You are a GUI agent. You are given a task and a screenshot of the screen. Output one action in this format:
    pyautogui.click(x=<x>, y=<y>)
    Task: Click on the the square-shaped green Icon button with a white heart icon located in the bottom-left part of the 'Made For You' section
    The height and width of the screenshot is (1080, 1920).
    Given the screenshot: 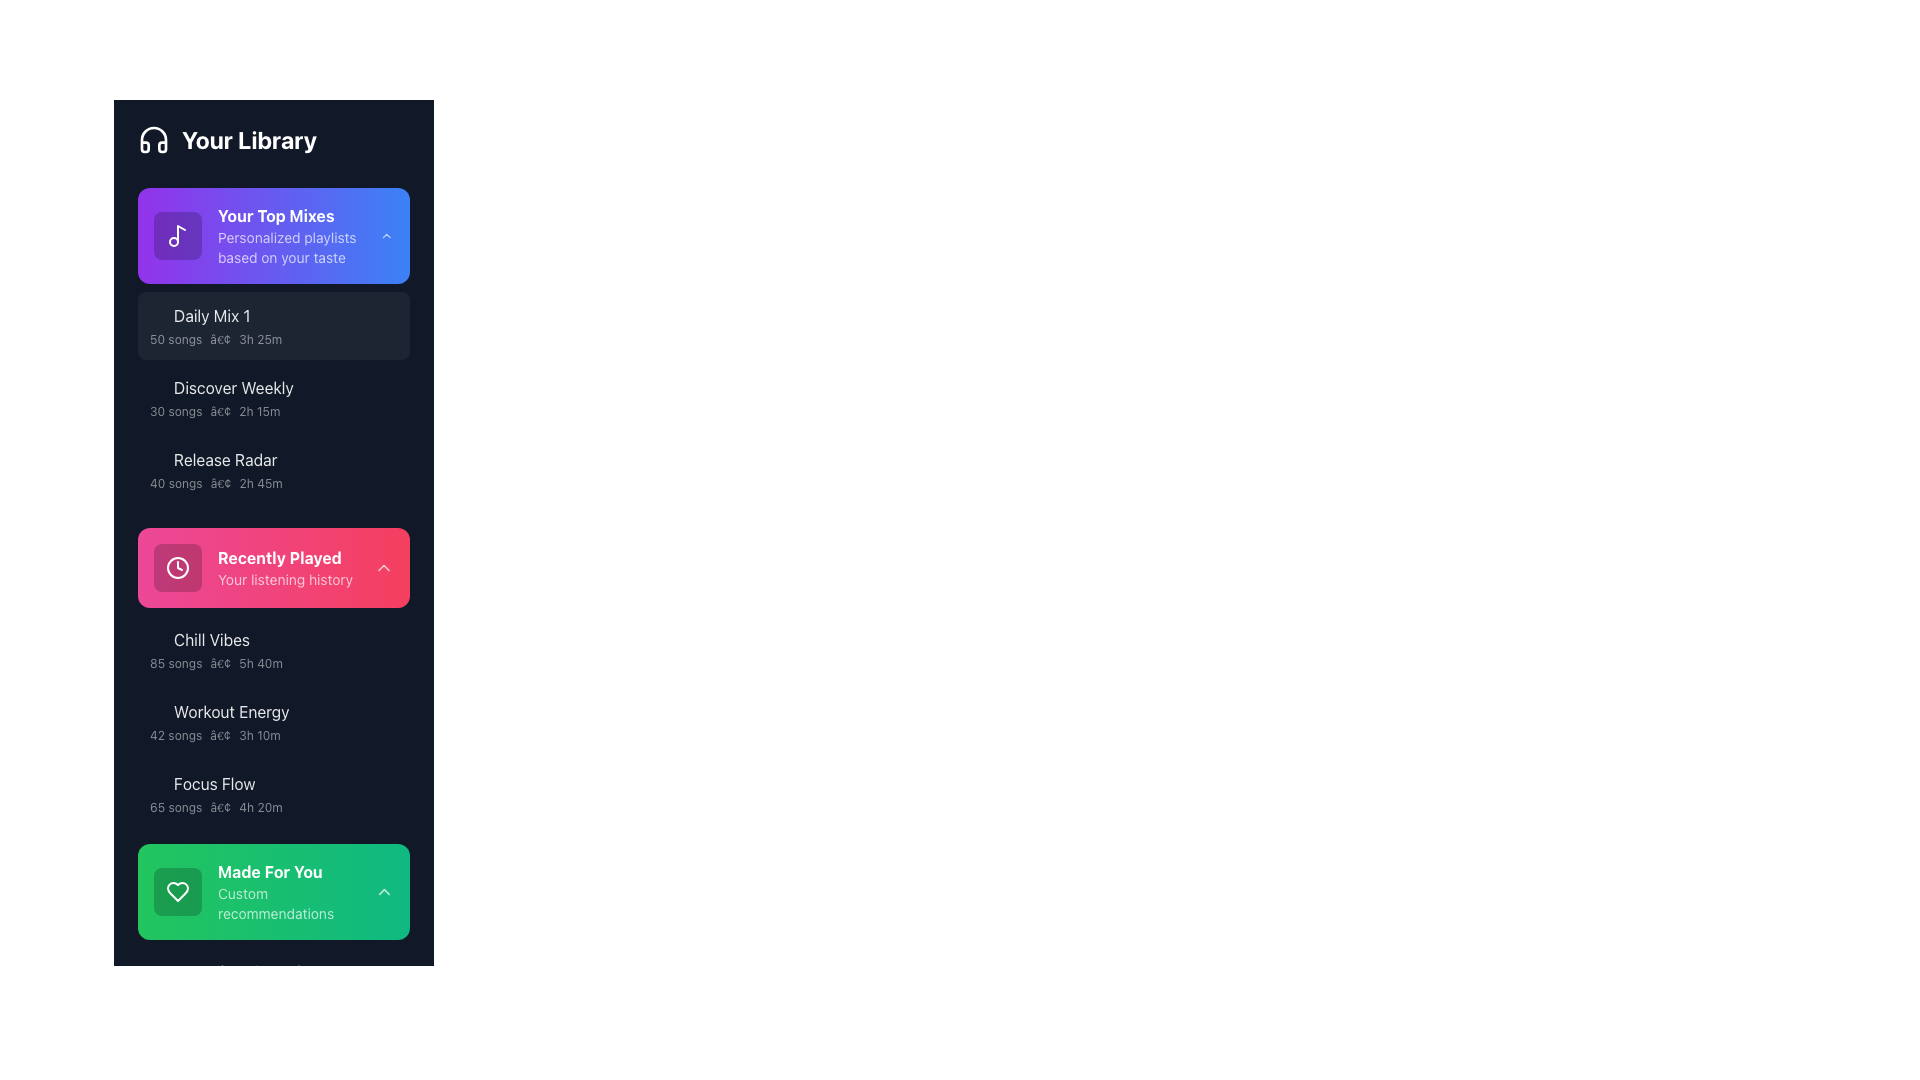 What is the action you would take?
    pyautogui.click(x=177, y=890)
    